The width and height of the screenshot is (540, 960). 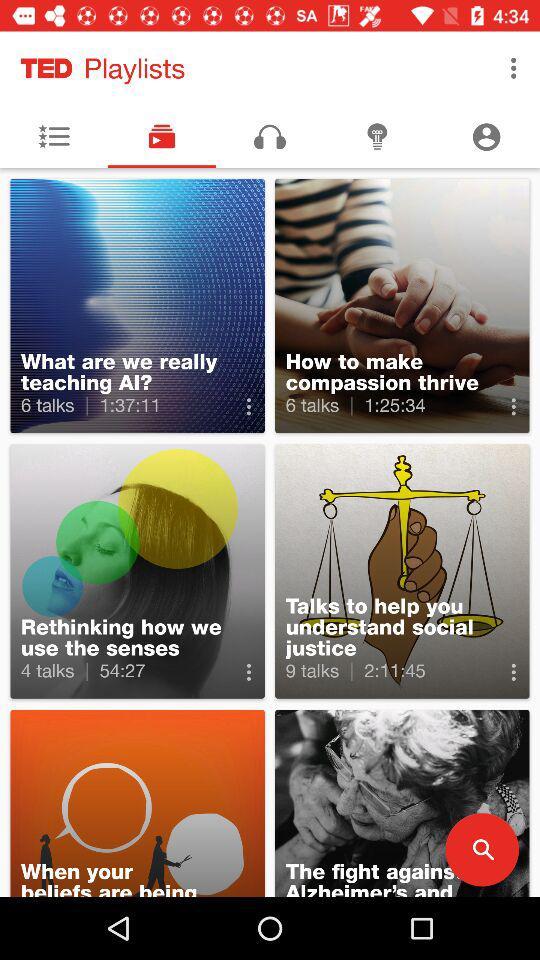 I want to click on the image  what are we really teaching al on the top corner of the screen, so click(x=137, y=306).